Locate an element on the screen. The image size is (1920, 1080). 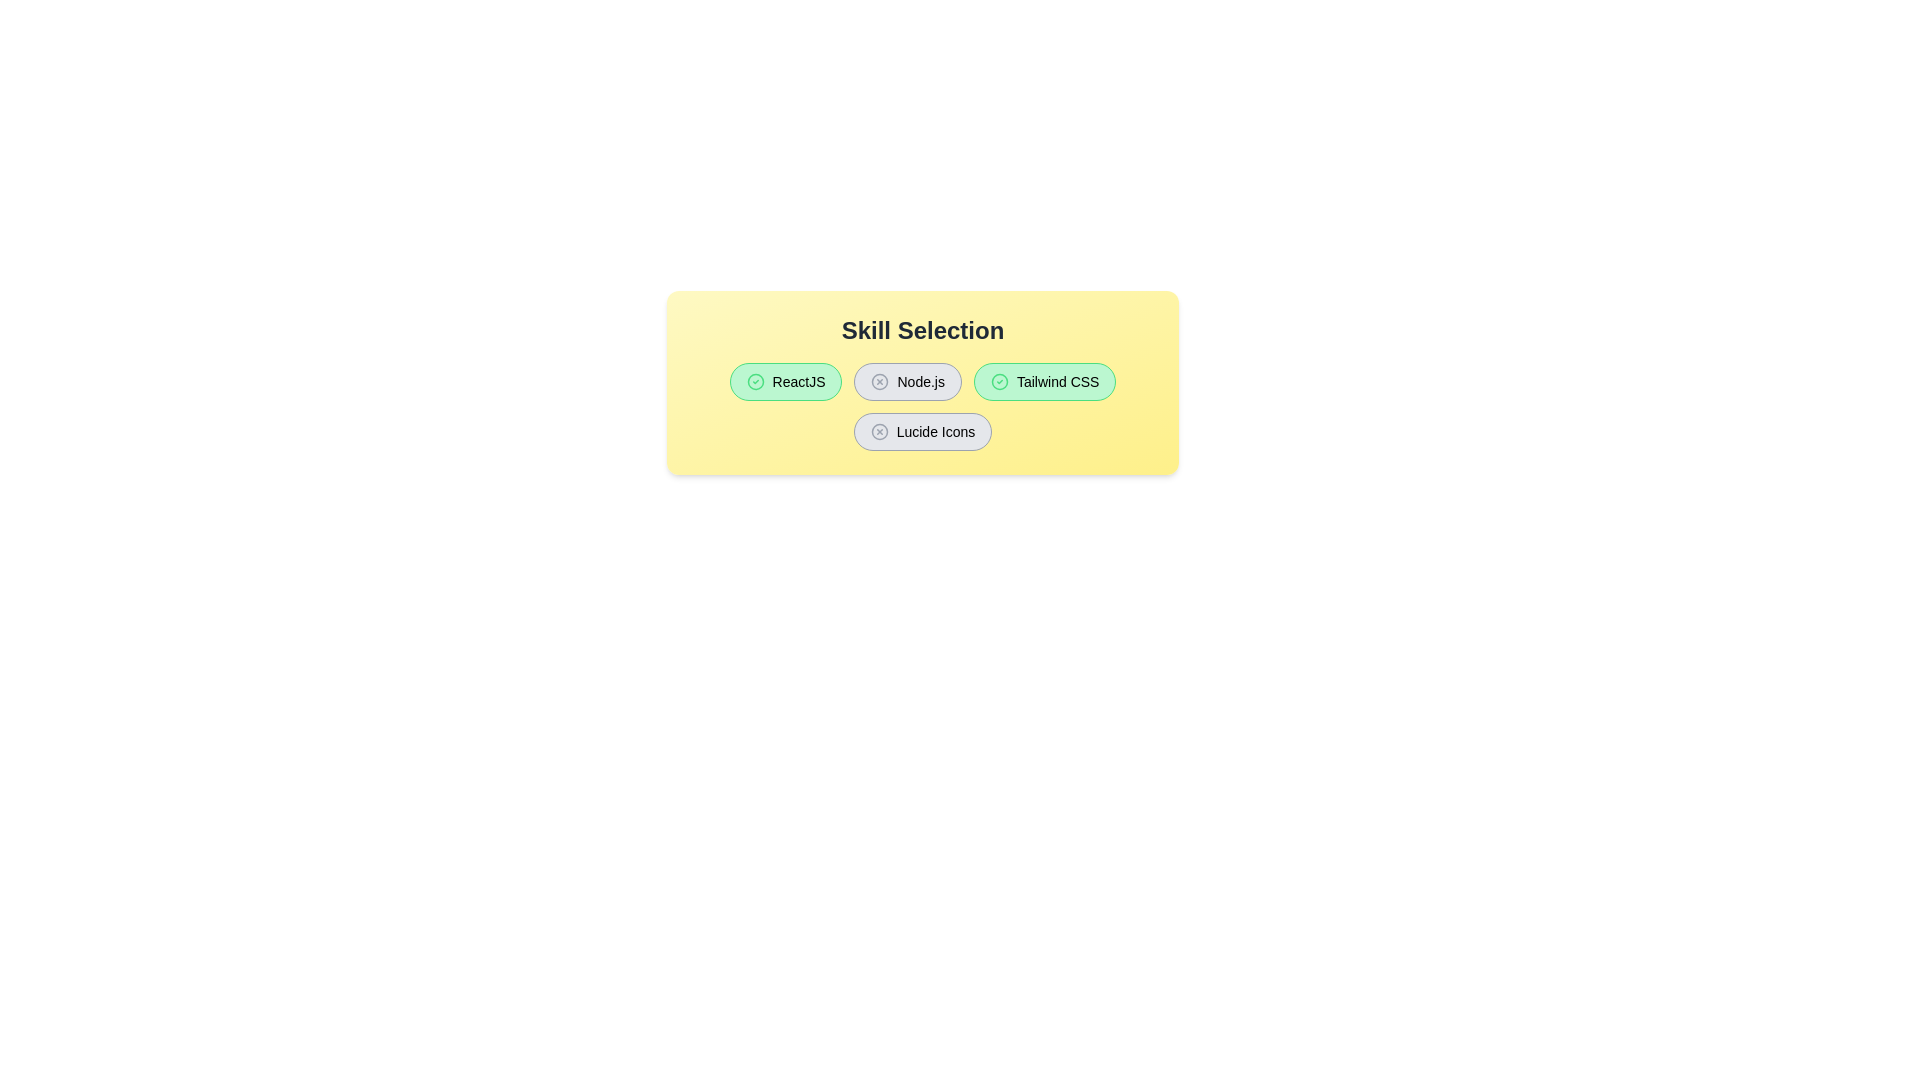
the button labeled ReactJS to observe the hover effect is located at coordinates (785, 381).